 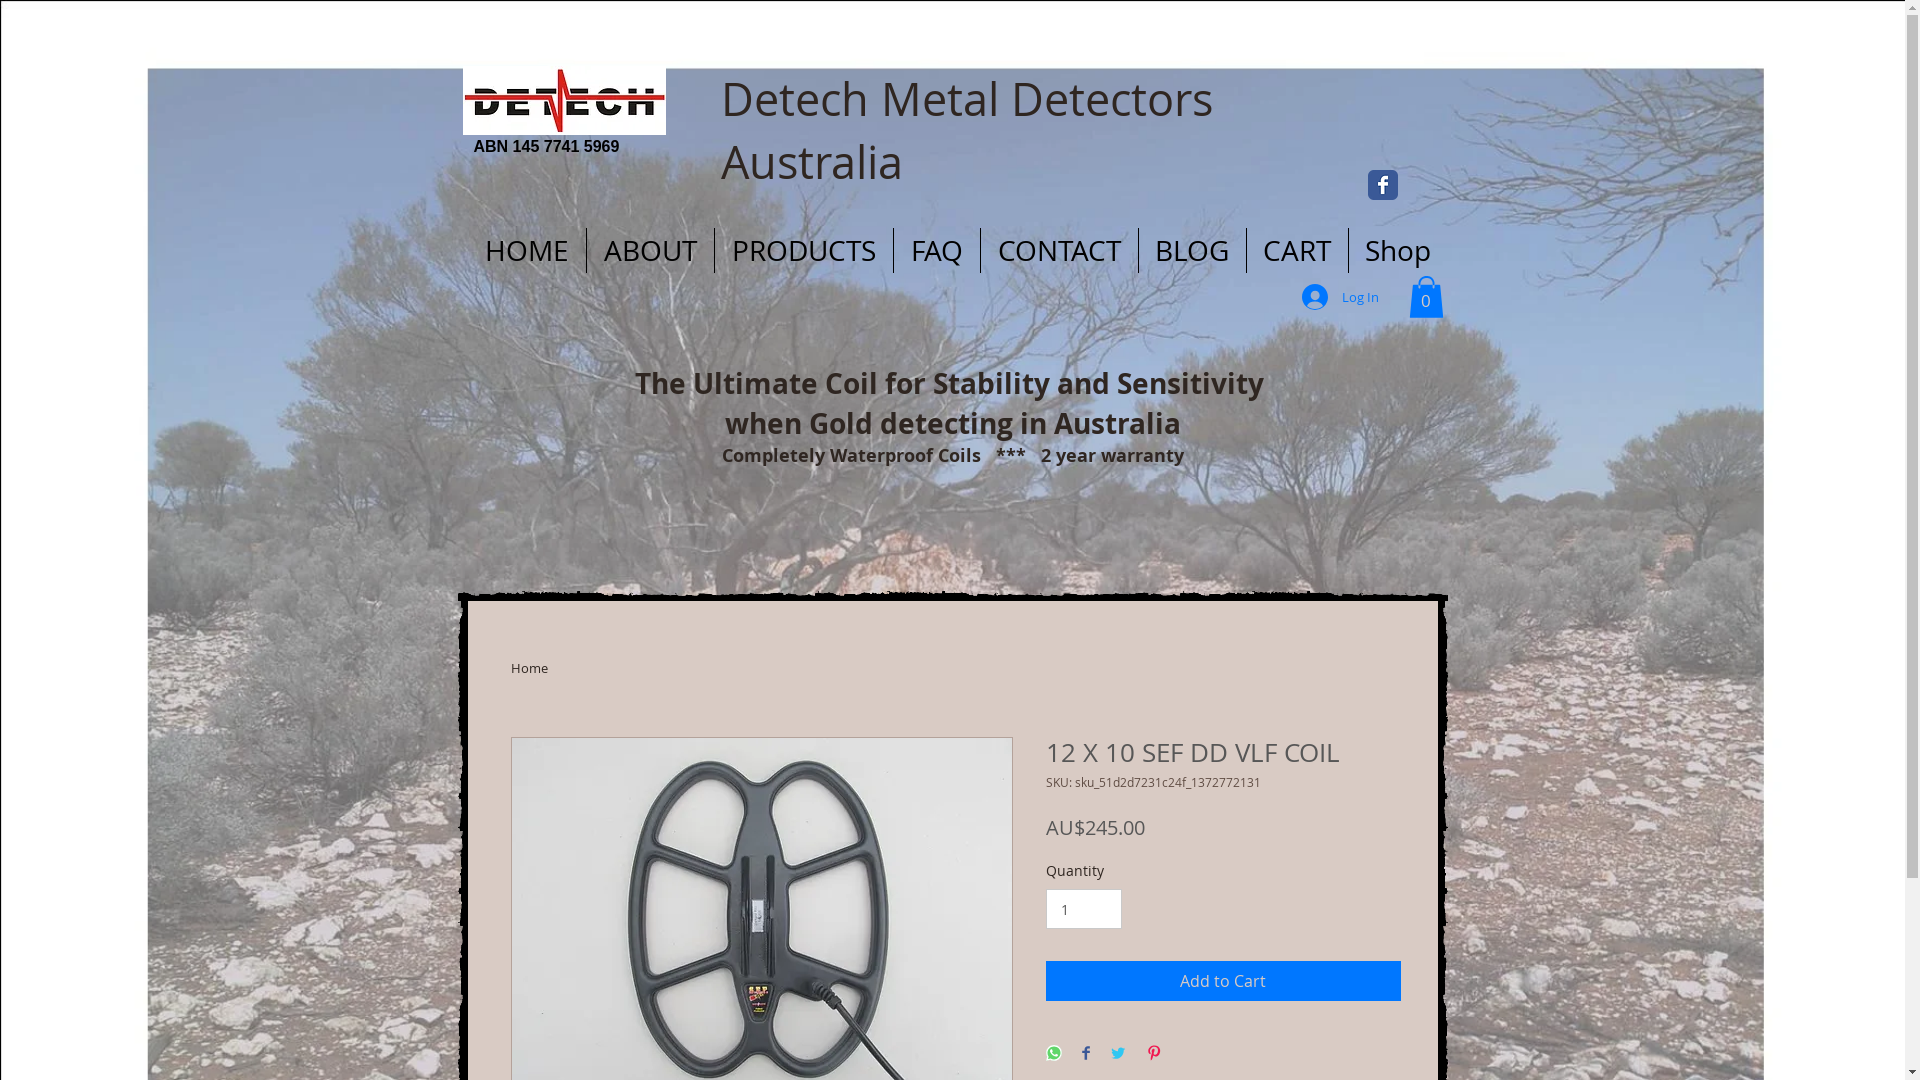 What do you see at coordinates (1245, 249) in the screenshot?
I see `'CART'` at bounding box center [1245, 249].